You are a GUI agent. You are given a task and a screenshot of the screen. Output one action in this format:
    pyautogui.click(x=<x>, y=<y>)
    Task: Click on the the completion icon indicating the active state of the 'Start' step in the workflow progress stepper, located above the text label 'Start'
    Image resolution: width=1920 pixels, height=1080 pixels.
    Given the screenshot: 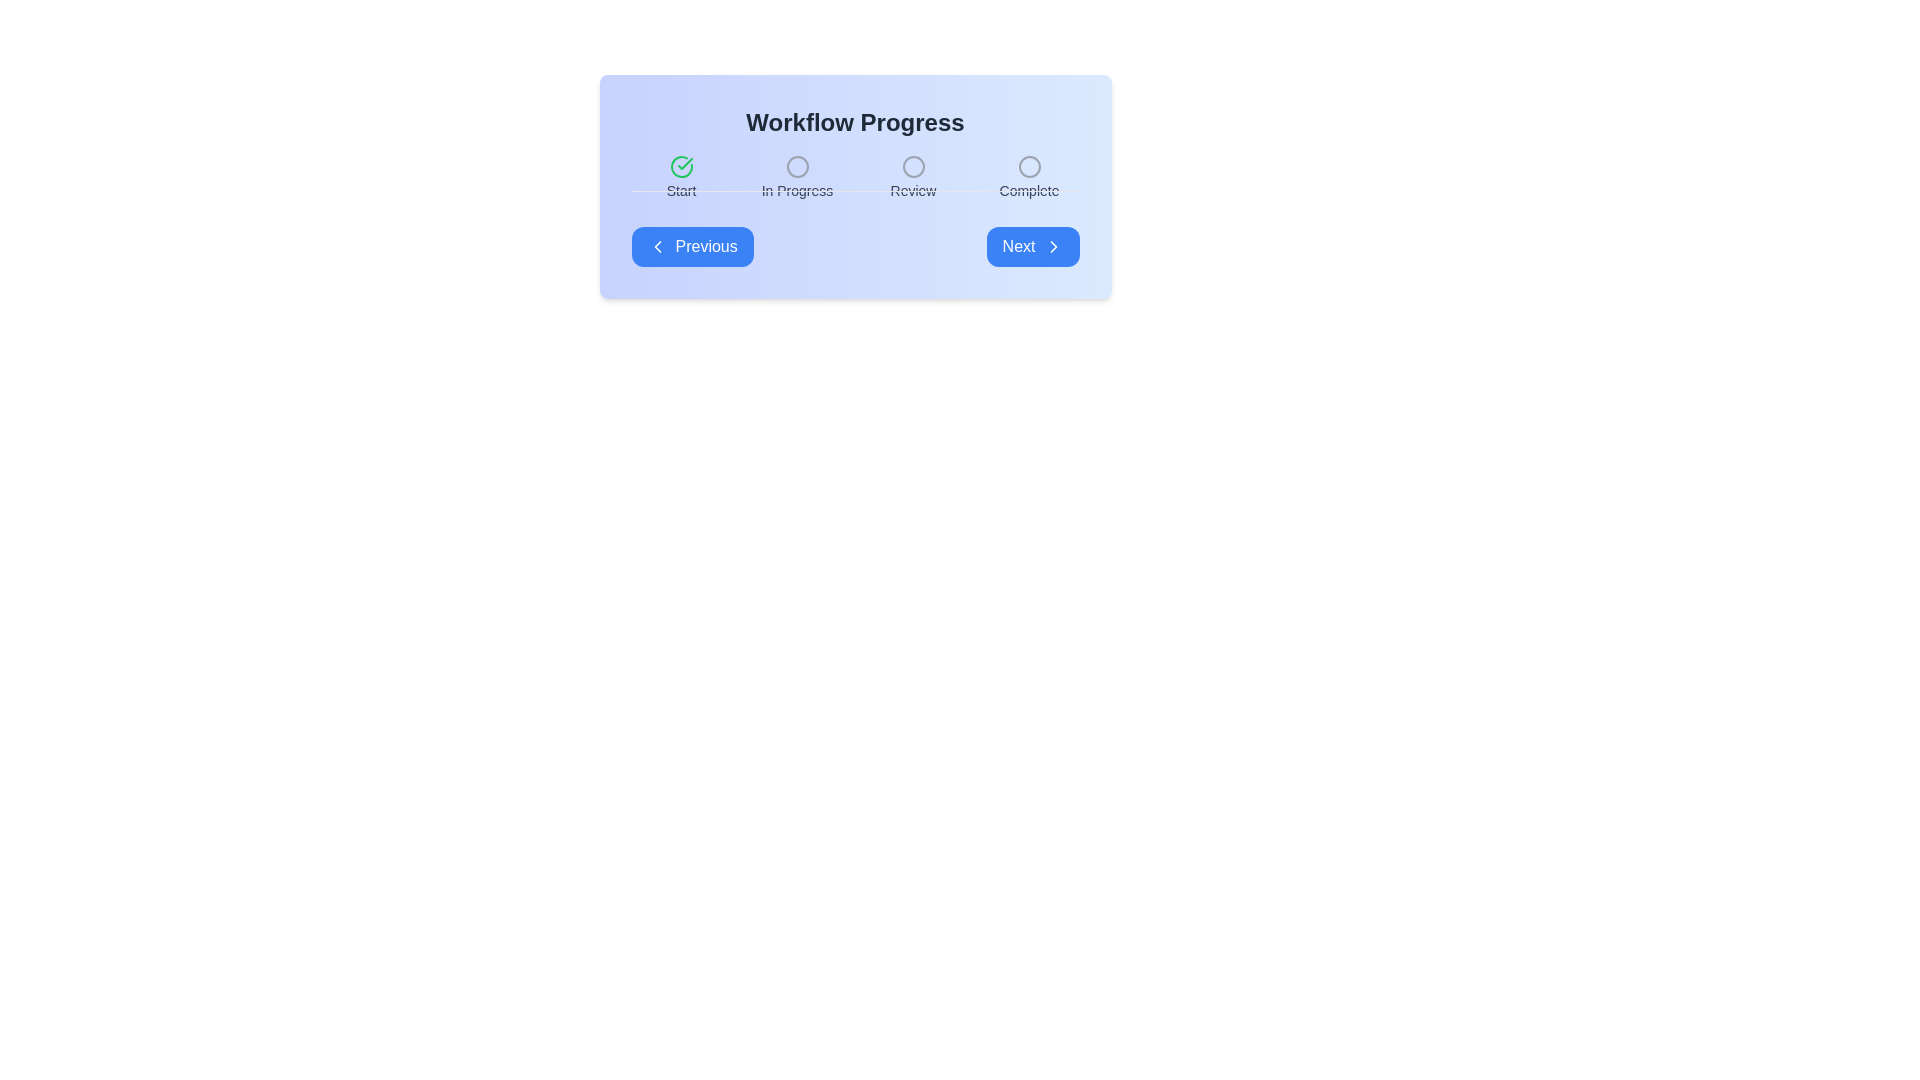 What is the action you would take?
    pyautogui.click(x=681, y=165)
    